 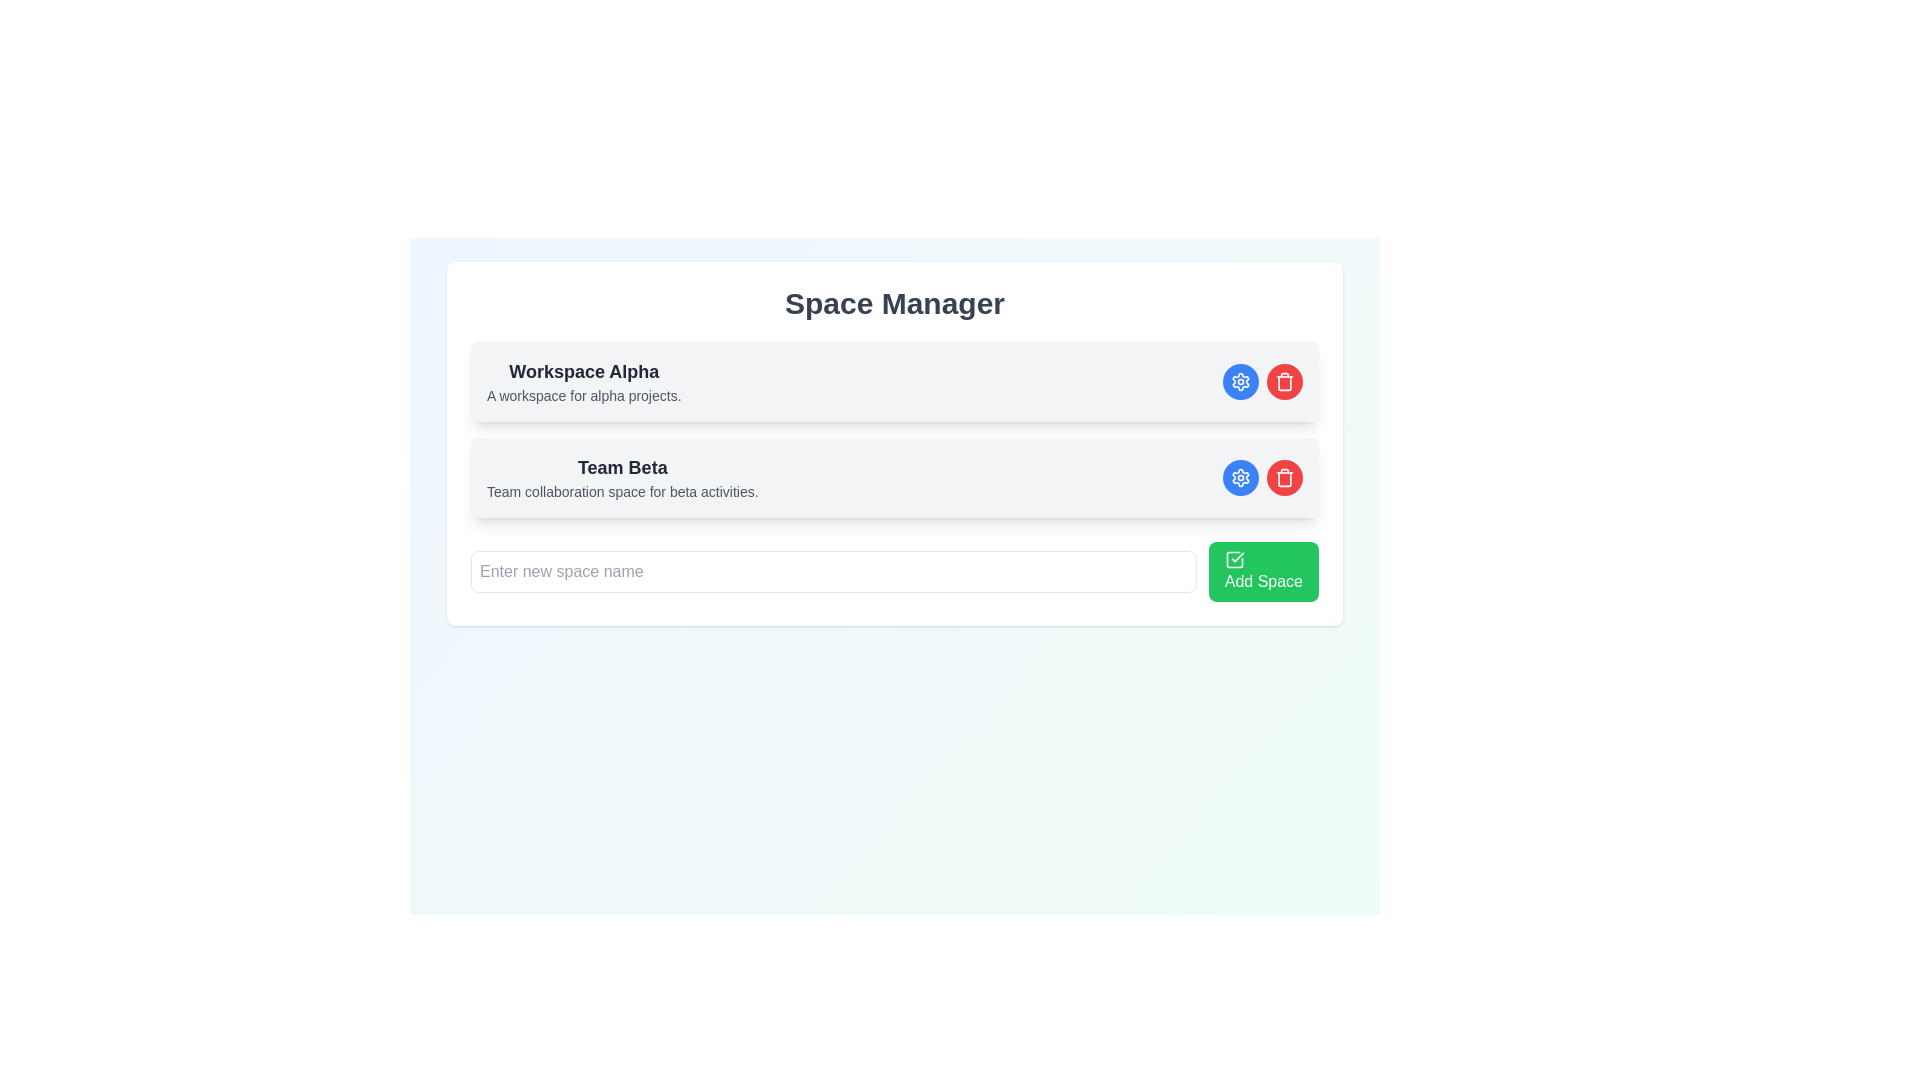 I want to click on the delete button associated with the 'Team Beta' workspace, so click(x=1285, y=478).